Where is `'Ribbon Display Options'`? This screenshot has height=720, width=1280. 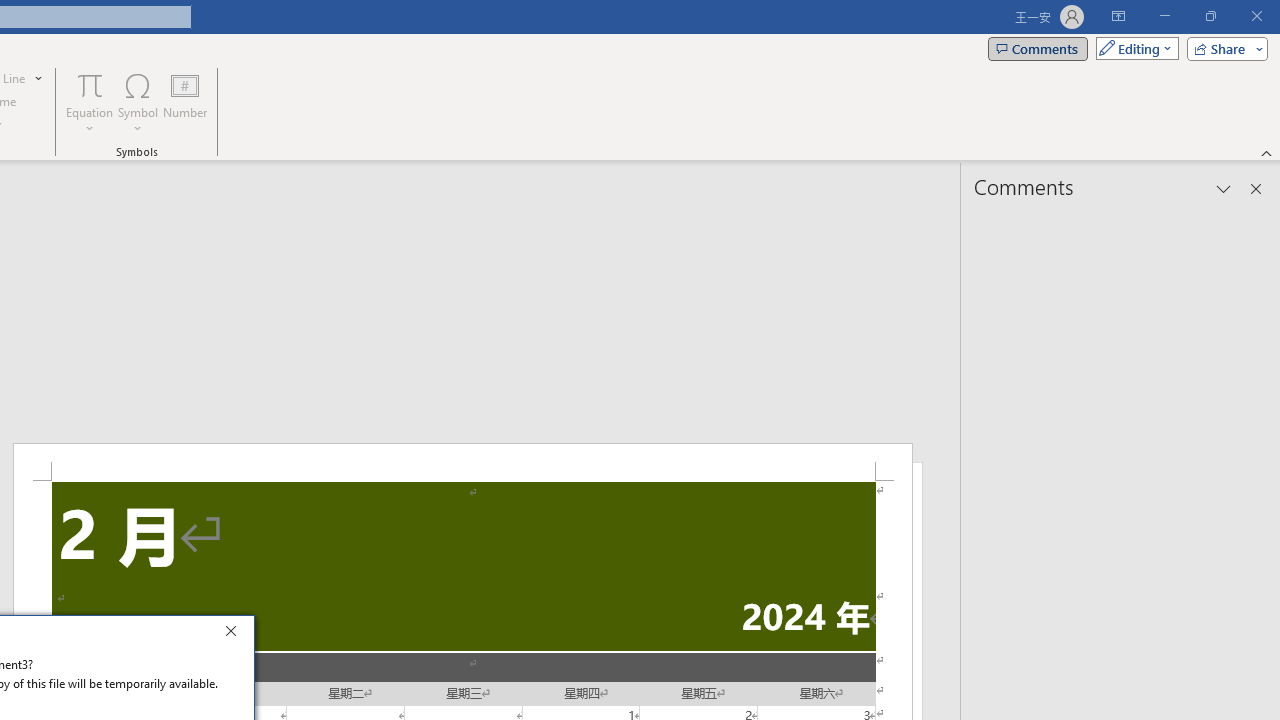 'Ribbon Display Options' is located at coordinates (1117, 16).